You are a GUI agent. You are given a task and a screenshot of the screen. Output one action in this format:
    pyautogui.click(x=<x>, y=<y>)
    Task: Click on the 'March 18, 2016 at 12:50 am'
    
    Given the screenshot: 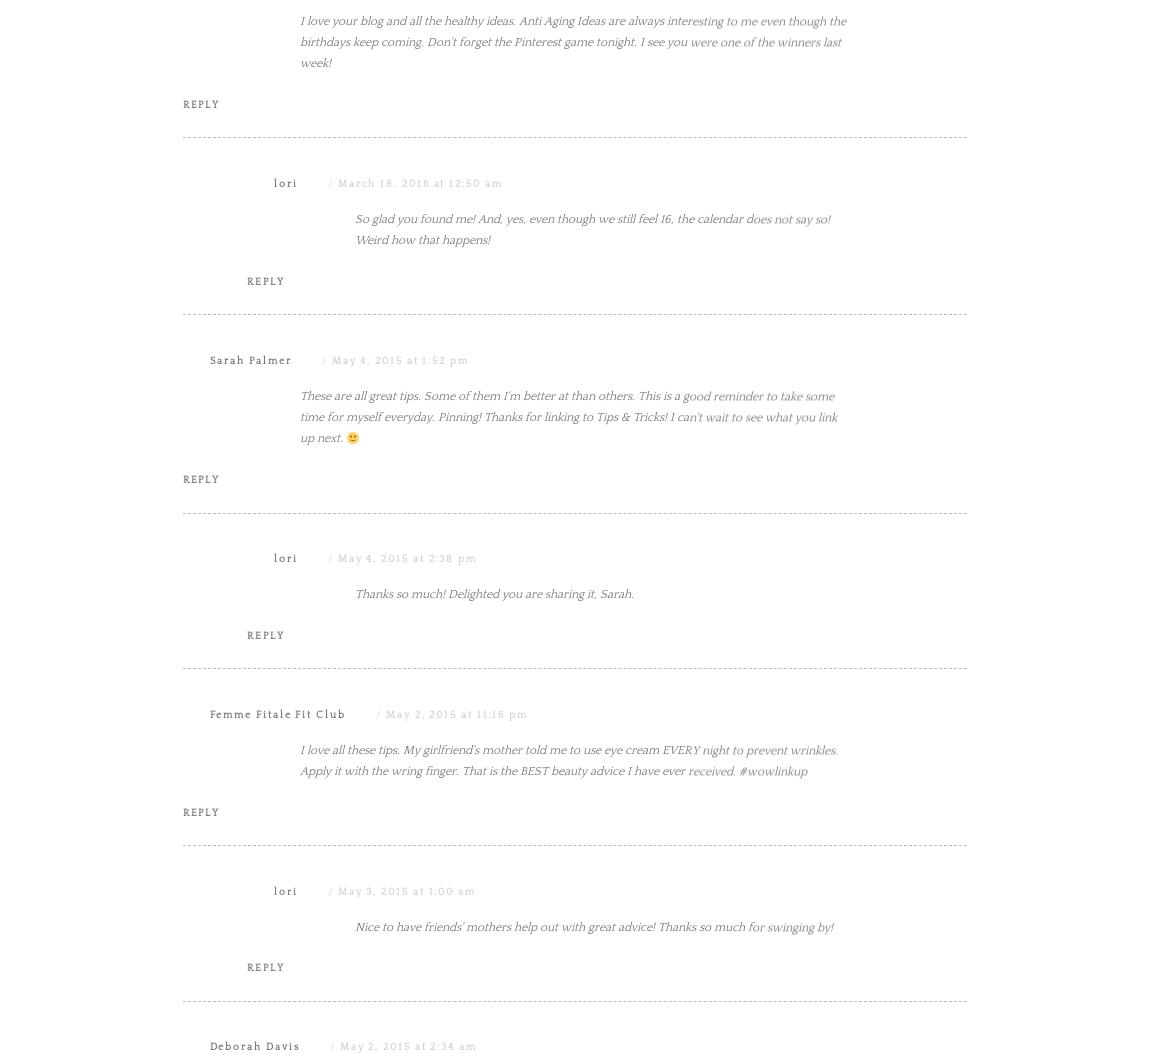 What is the action you would take?
    pyautogui.click(x=336, y=384)
    